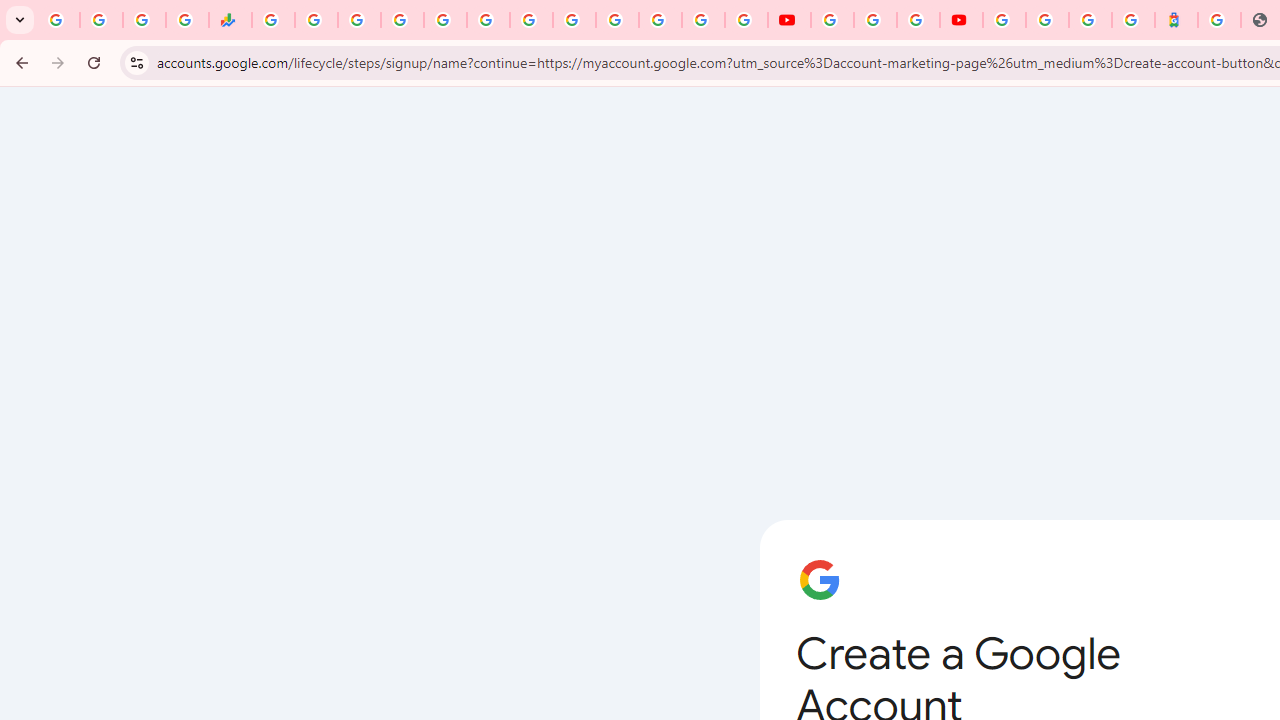 The height and width of the screenshot is (720, 1280). I want to click on 'Atour Hotel - Google hotels', so click(1176, 20).